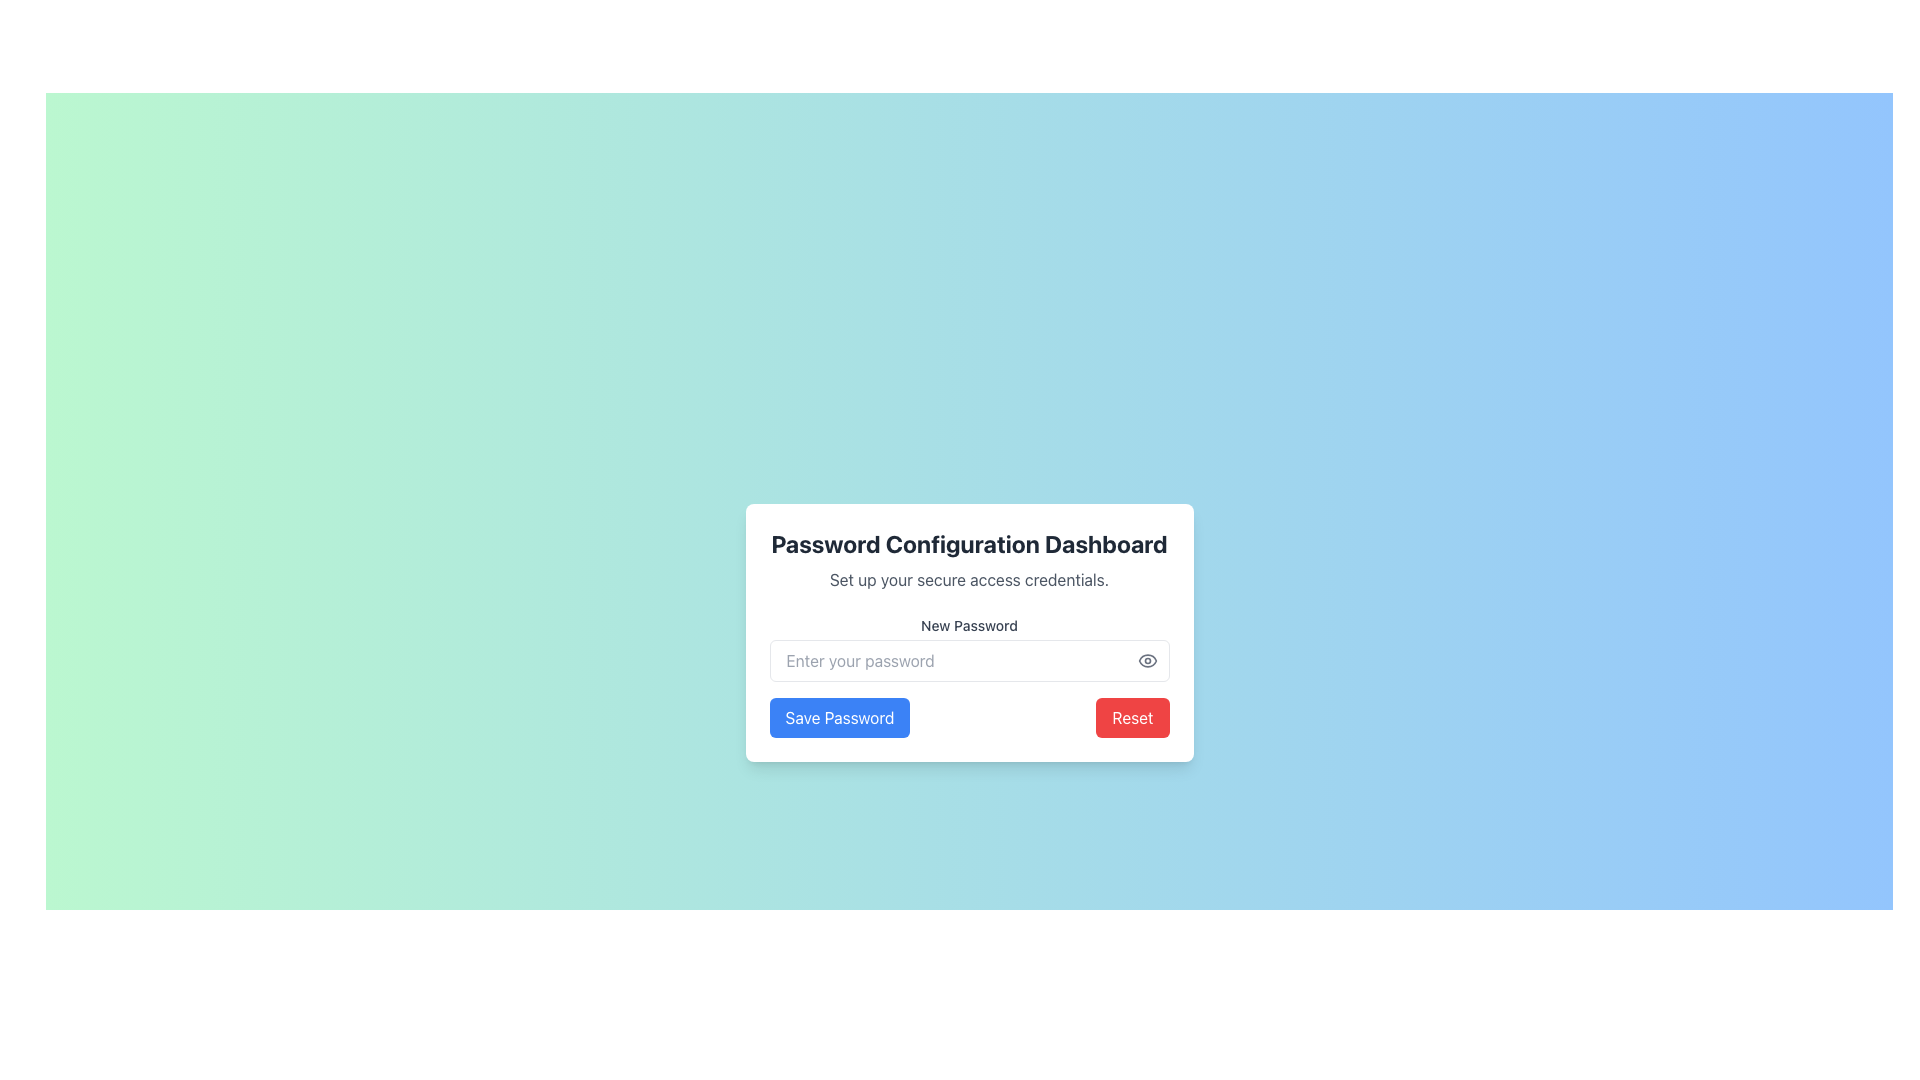 This screenshot has width=1920, height=1080. What do you see at coordinates (1153, 660) in the screenshot?
I see `the eye icon used to toggle the visibility of the password field, which is located at the far right of the 'Enter your password' text field` at bounding box center [1153, 660].